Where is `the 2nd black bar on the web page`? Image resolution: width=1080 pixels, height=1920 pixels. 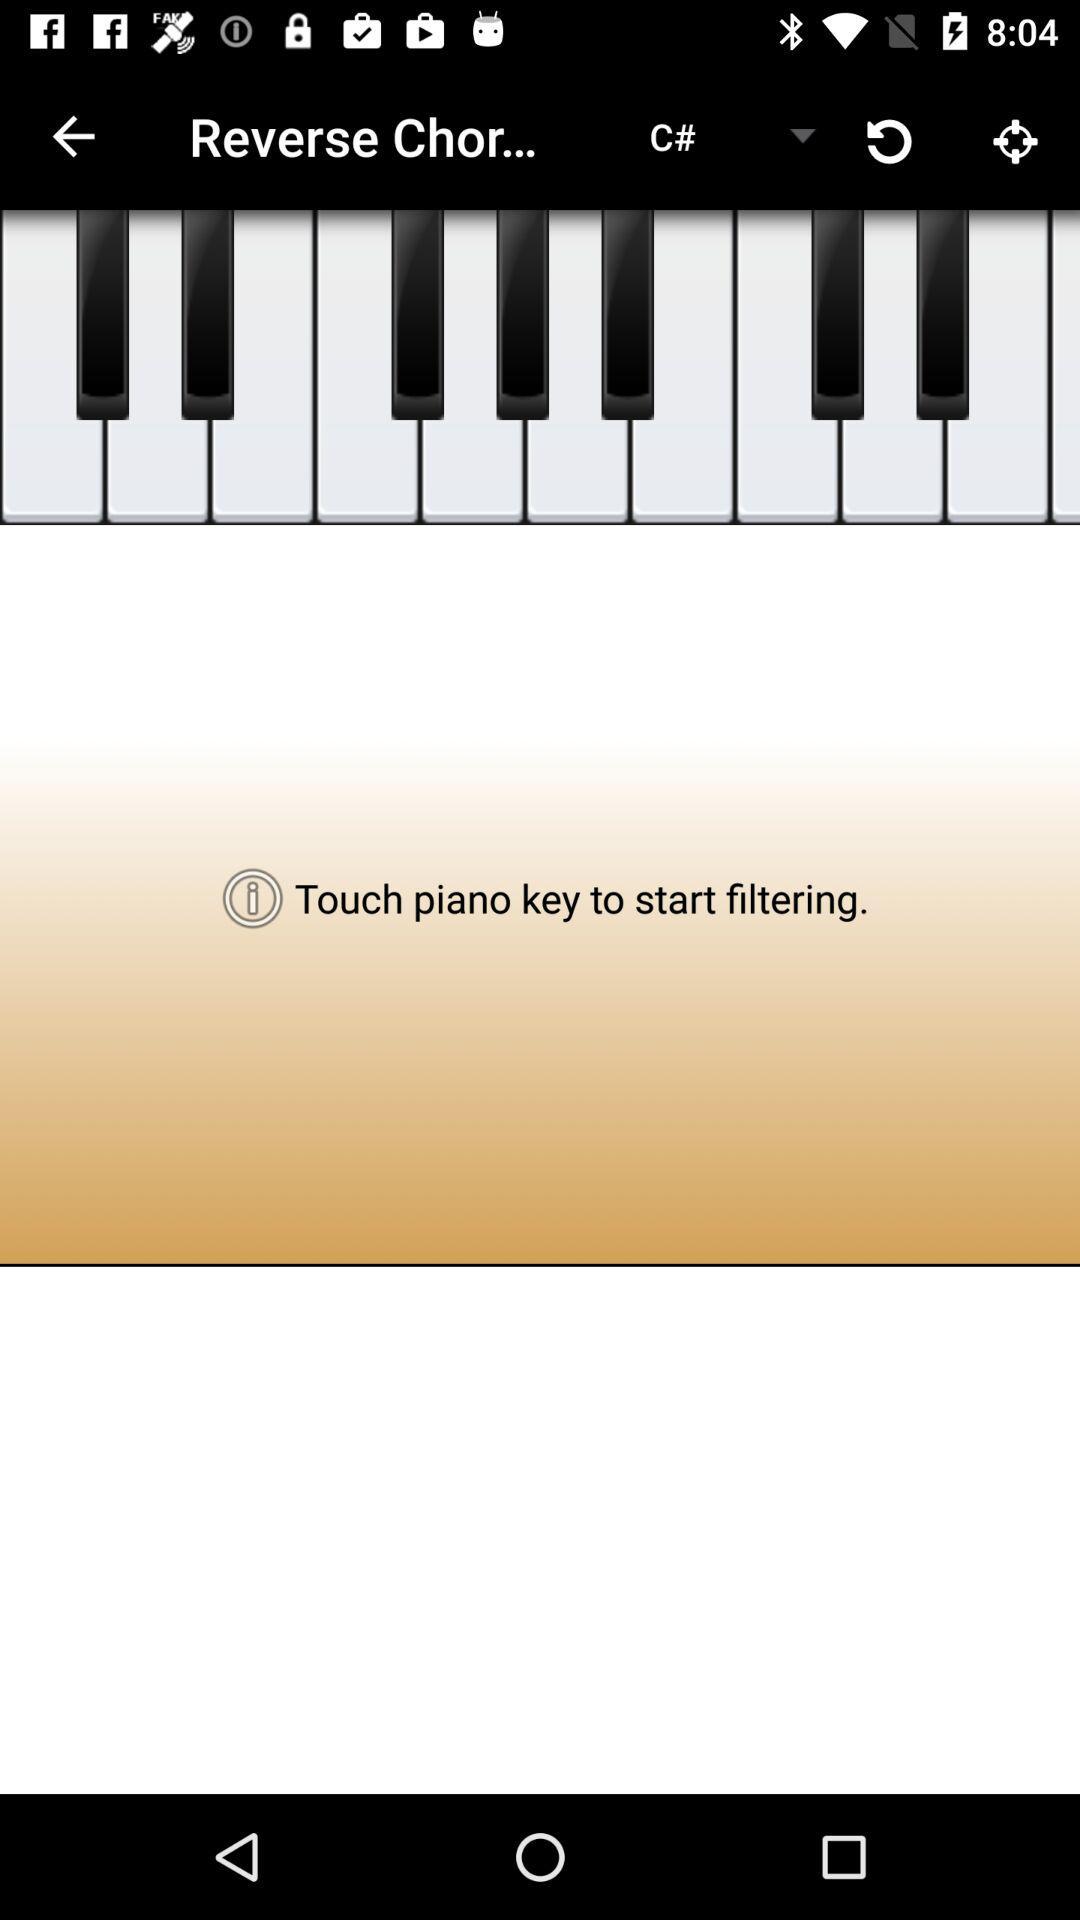
the 2nd black bar on the web page is located at coordinates (208, 314).